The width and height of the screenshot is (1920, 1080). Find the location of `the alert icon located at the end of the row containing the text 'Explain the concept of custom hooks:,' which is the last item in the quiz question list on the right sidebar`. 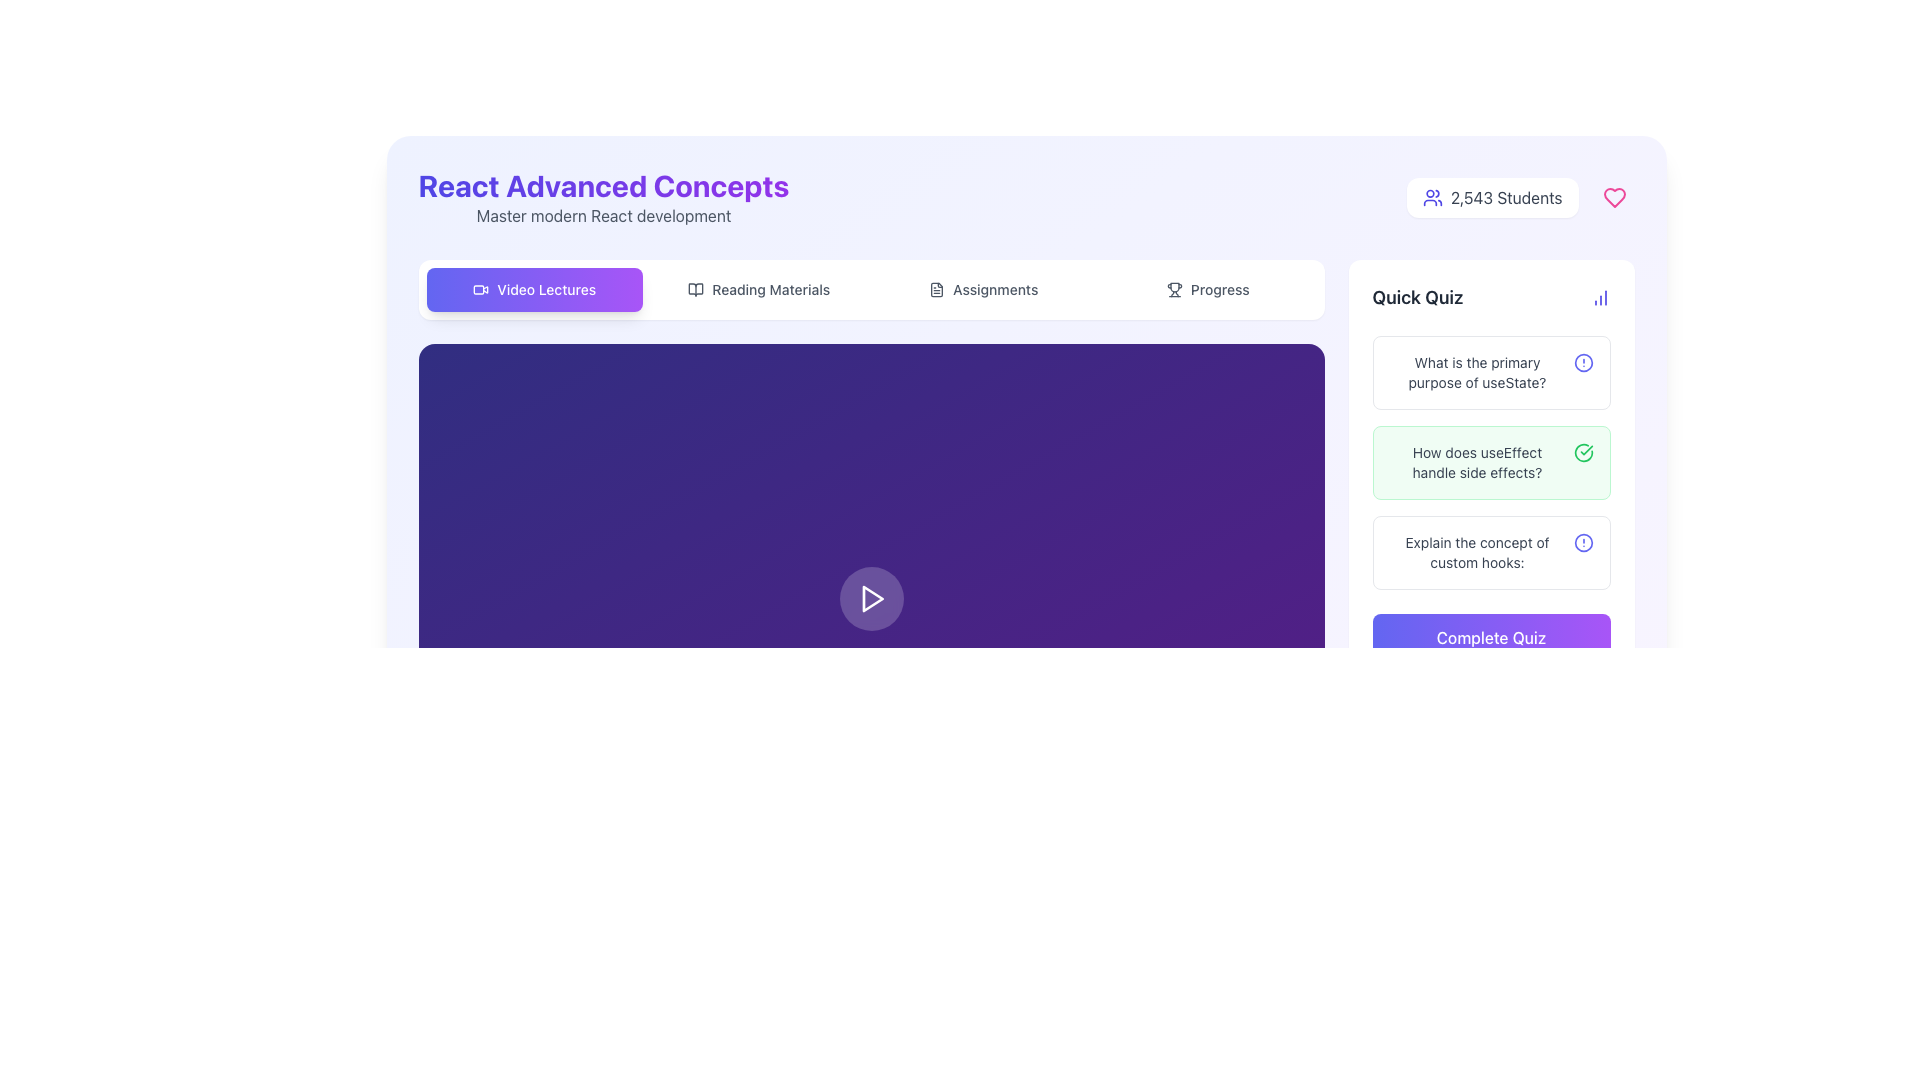

the alert icon located at the end of the row containing the text 'Explain the concept of custom hooks:,' which is the last item in the quiz question list on the right sidebar is located at coordinates (1582, 543).